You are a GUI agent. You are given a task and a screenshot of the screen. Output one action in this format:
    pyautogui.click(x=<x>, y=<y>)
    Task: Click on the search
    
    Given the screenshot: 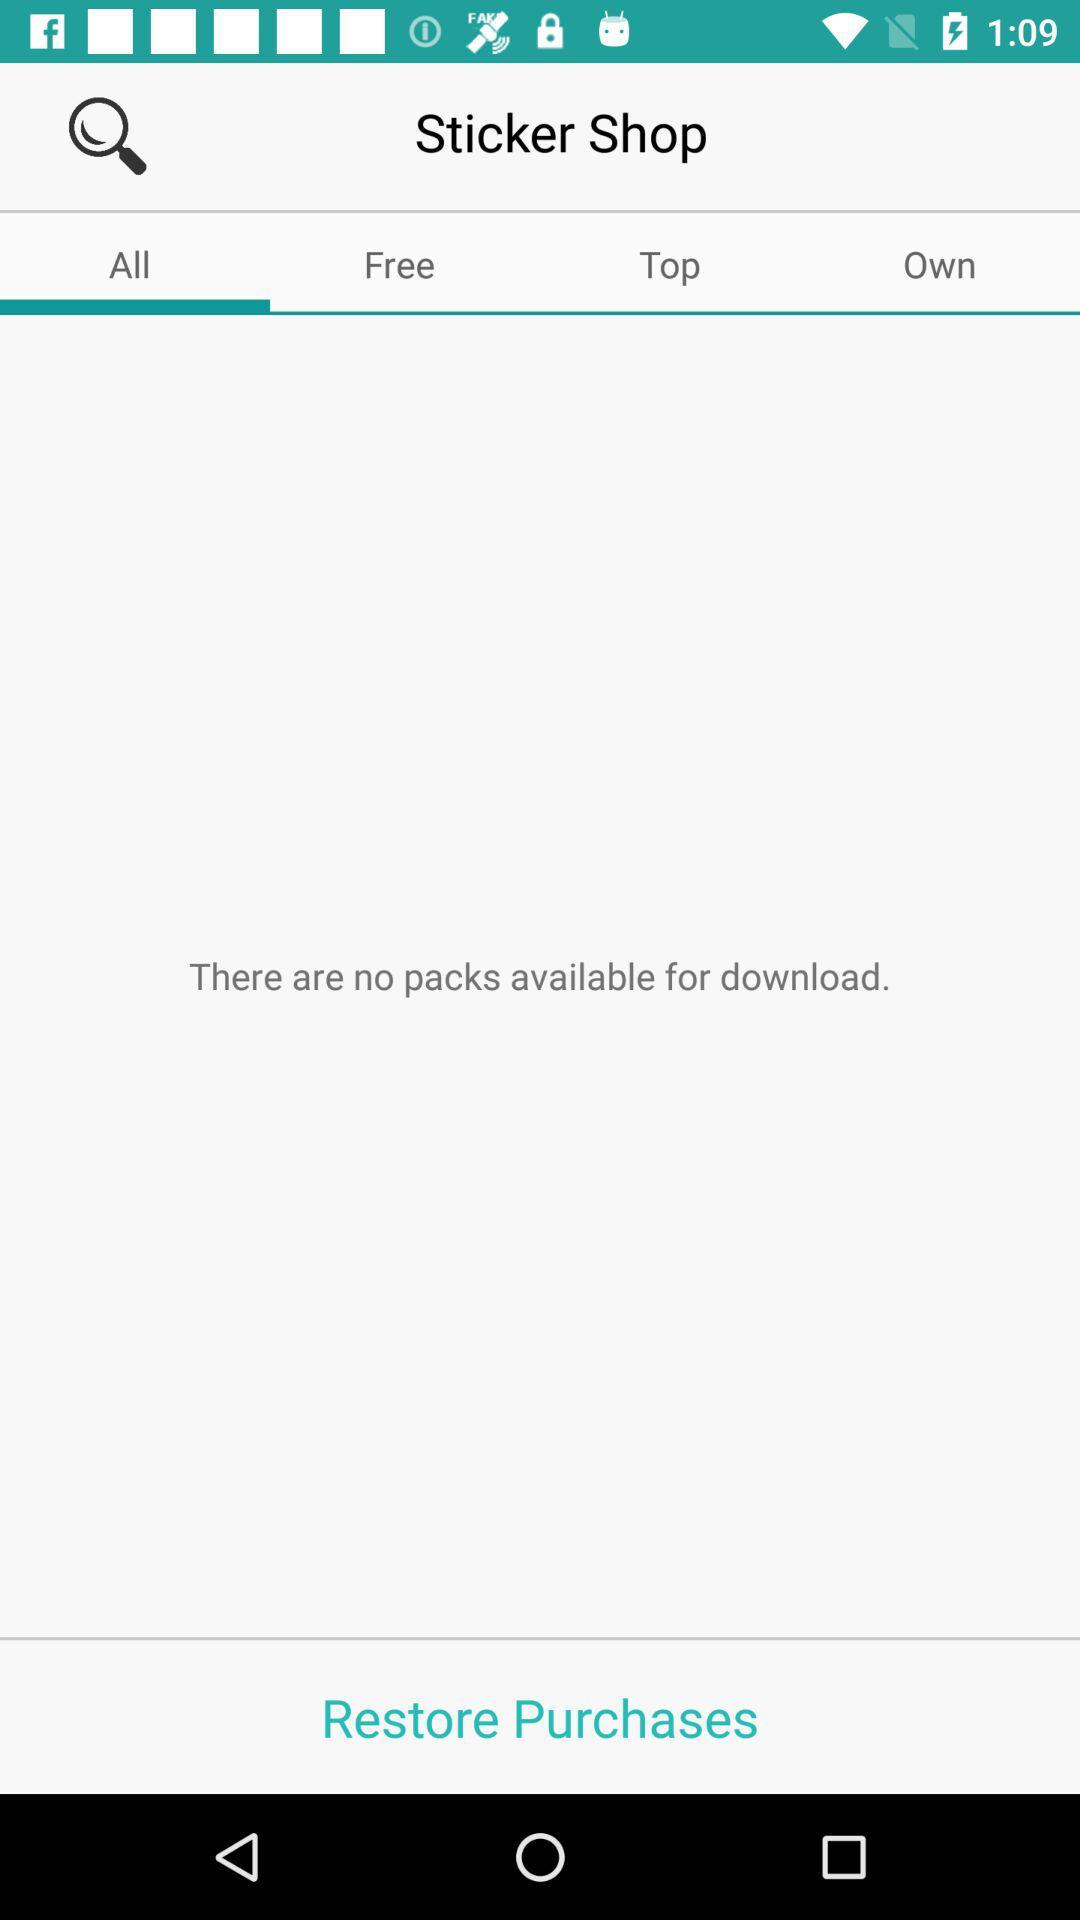 What is the action you would take?
    pyautogui.click(x=107, y=135)
    